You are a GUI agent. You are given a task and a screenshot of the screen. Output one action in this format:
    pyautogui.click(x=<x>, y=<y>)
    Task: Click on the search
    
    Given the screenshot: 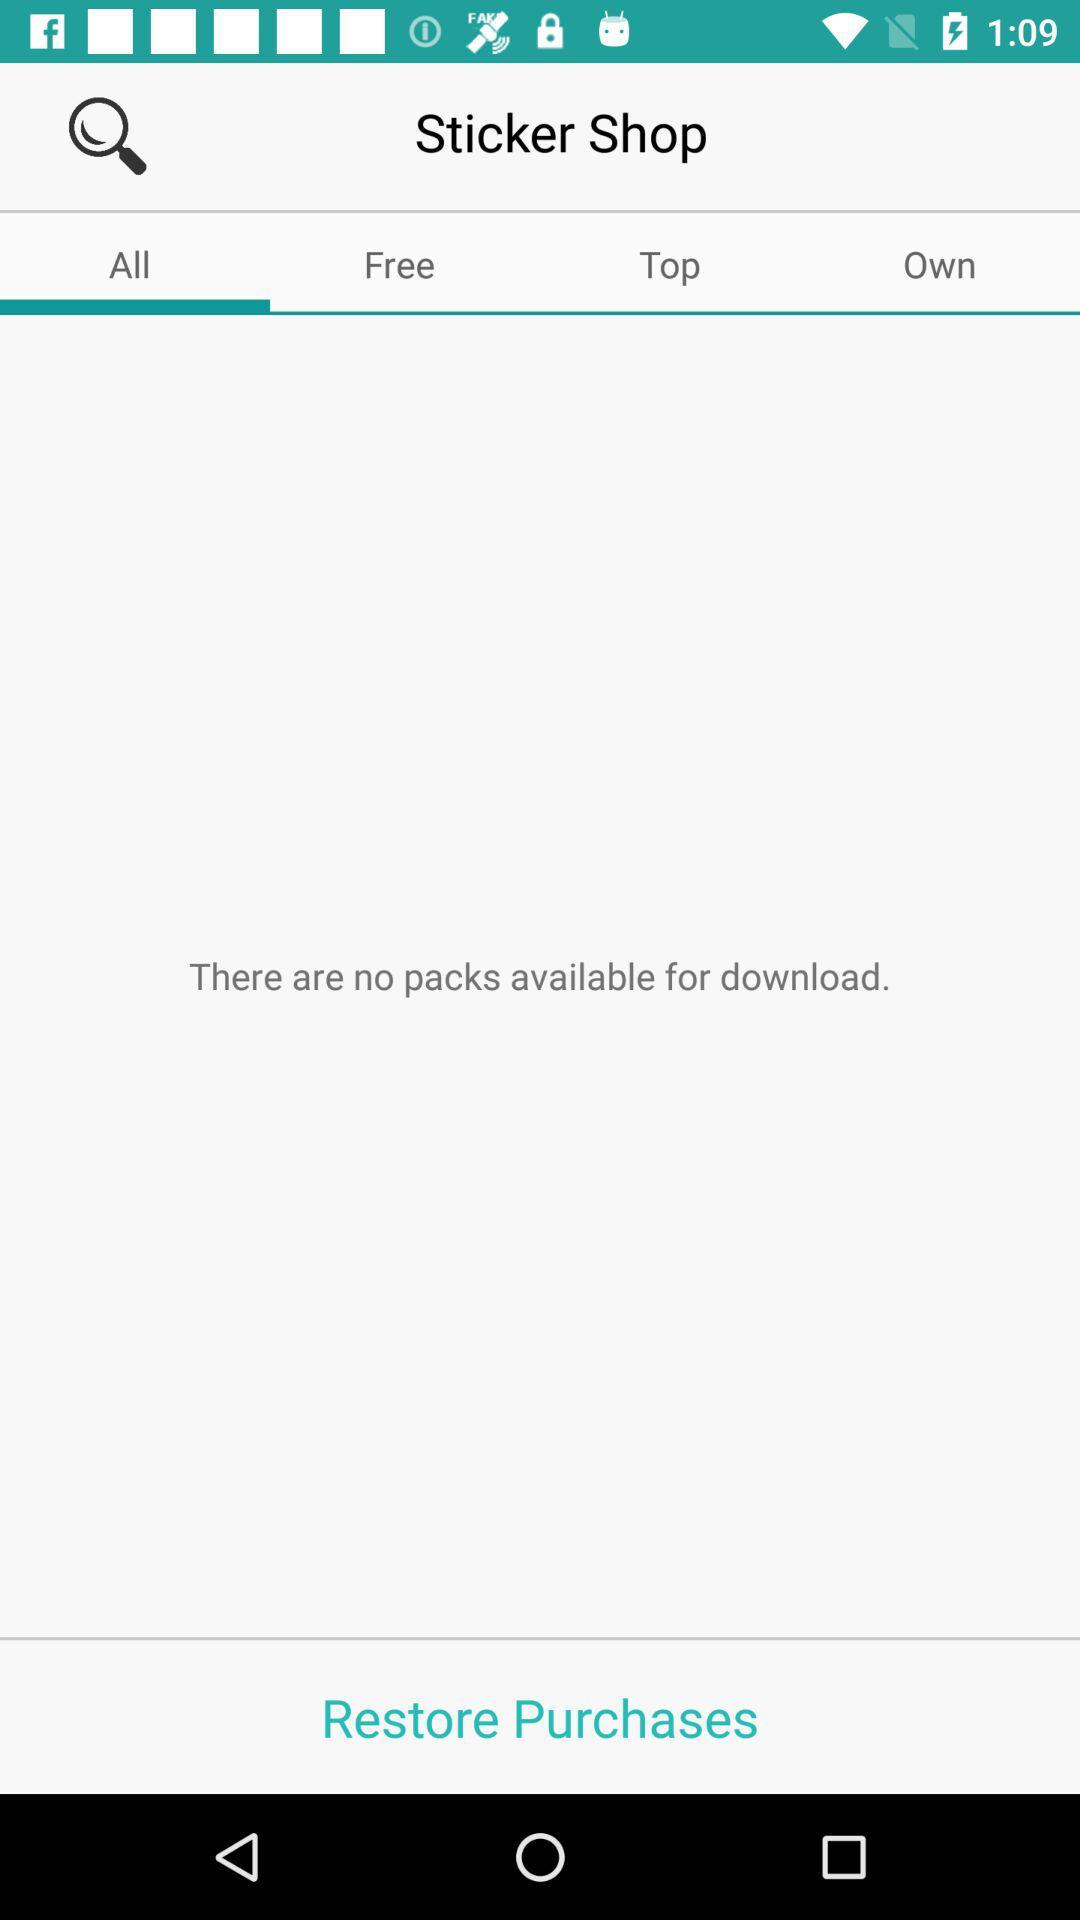 What is the action you would take?
    pyautogui.click(x=107, y=135)
    